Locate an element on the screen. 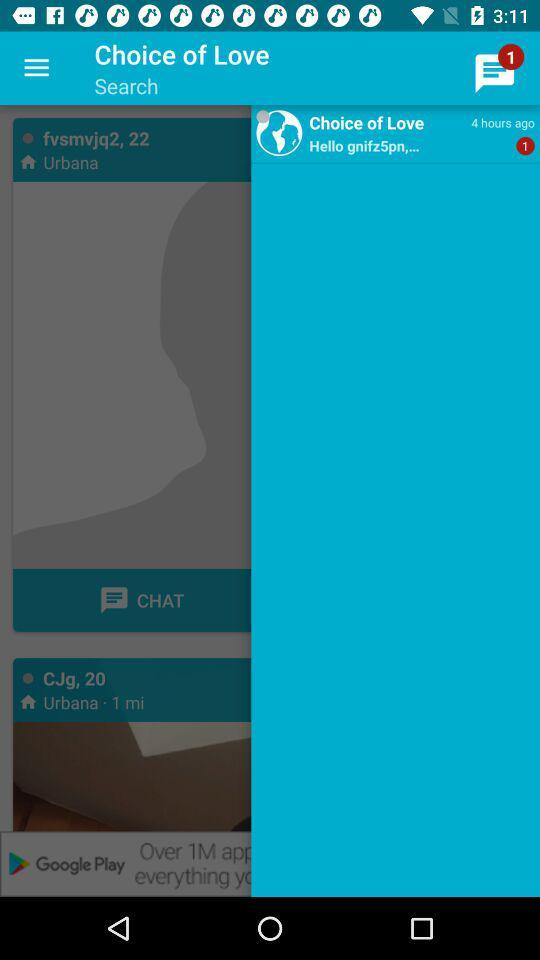  a chat button on a page is located at coordinates (140, 600).